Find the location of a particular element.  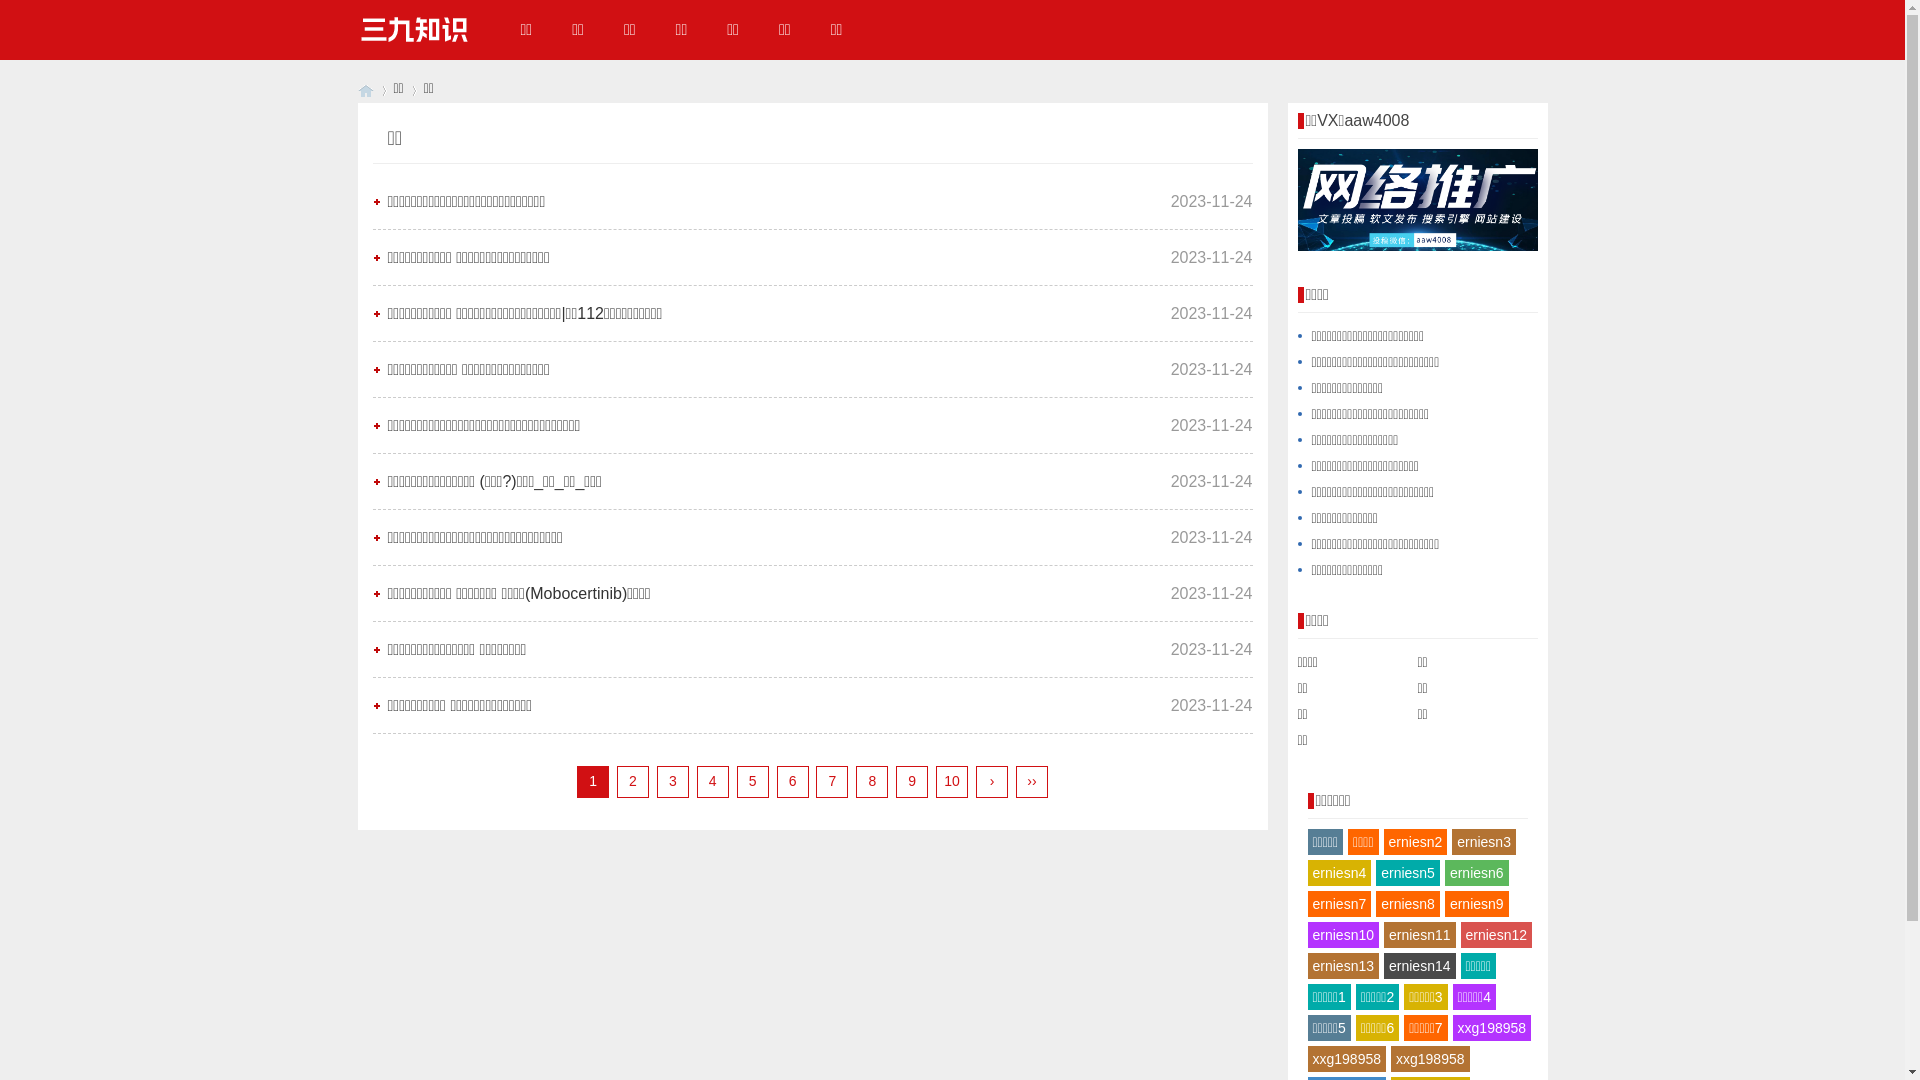

'erniesn11' is located at coordinates (1419, 934).